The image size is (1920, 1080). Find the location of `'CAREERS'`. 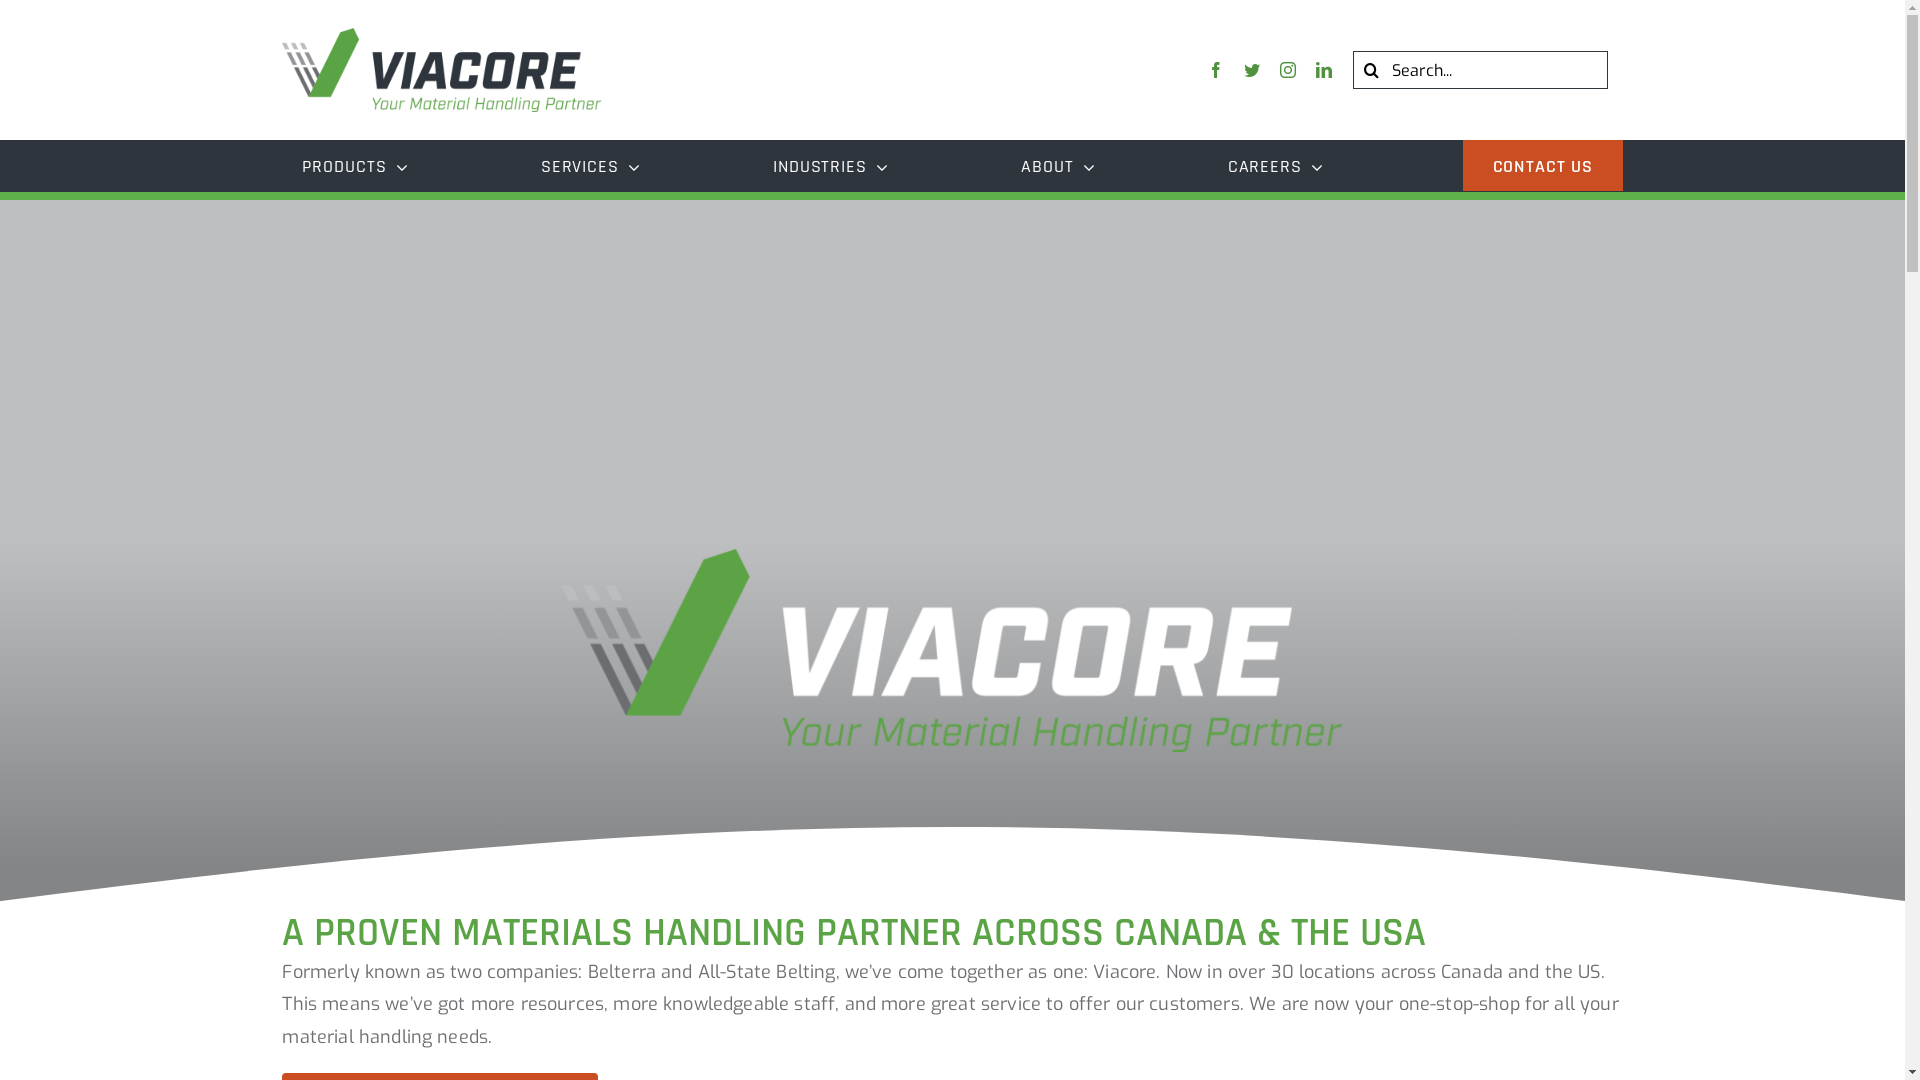

'CAREERS' is located at coordinates (1207, 164).